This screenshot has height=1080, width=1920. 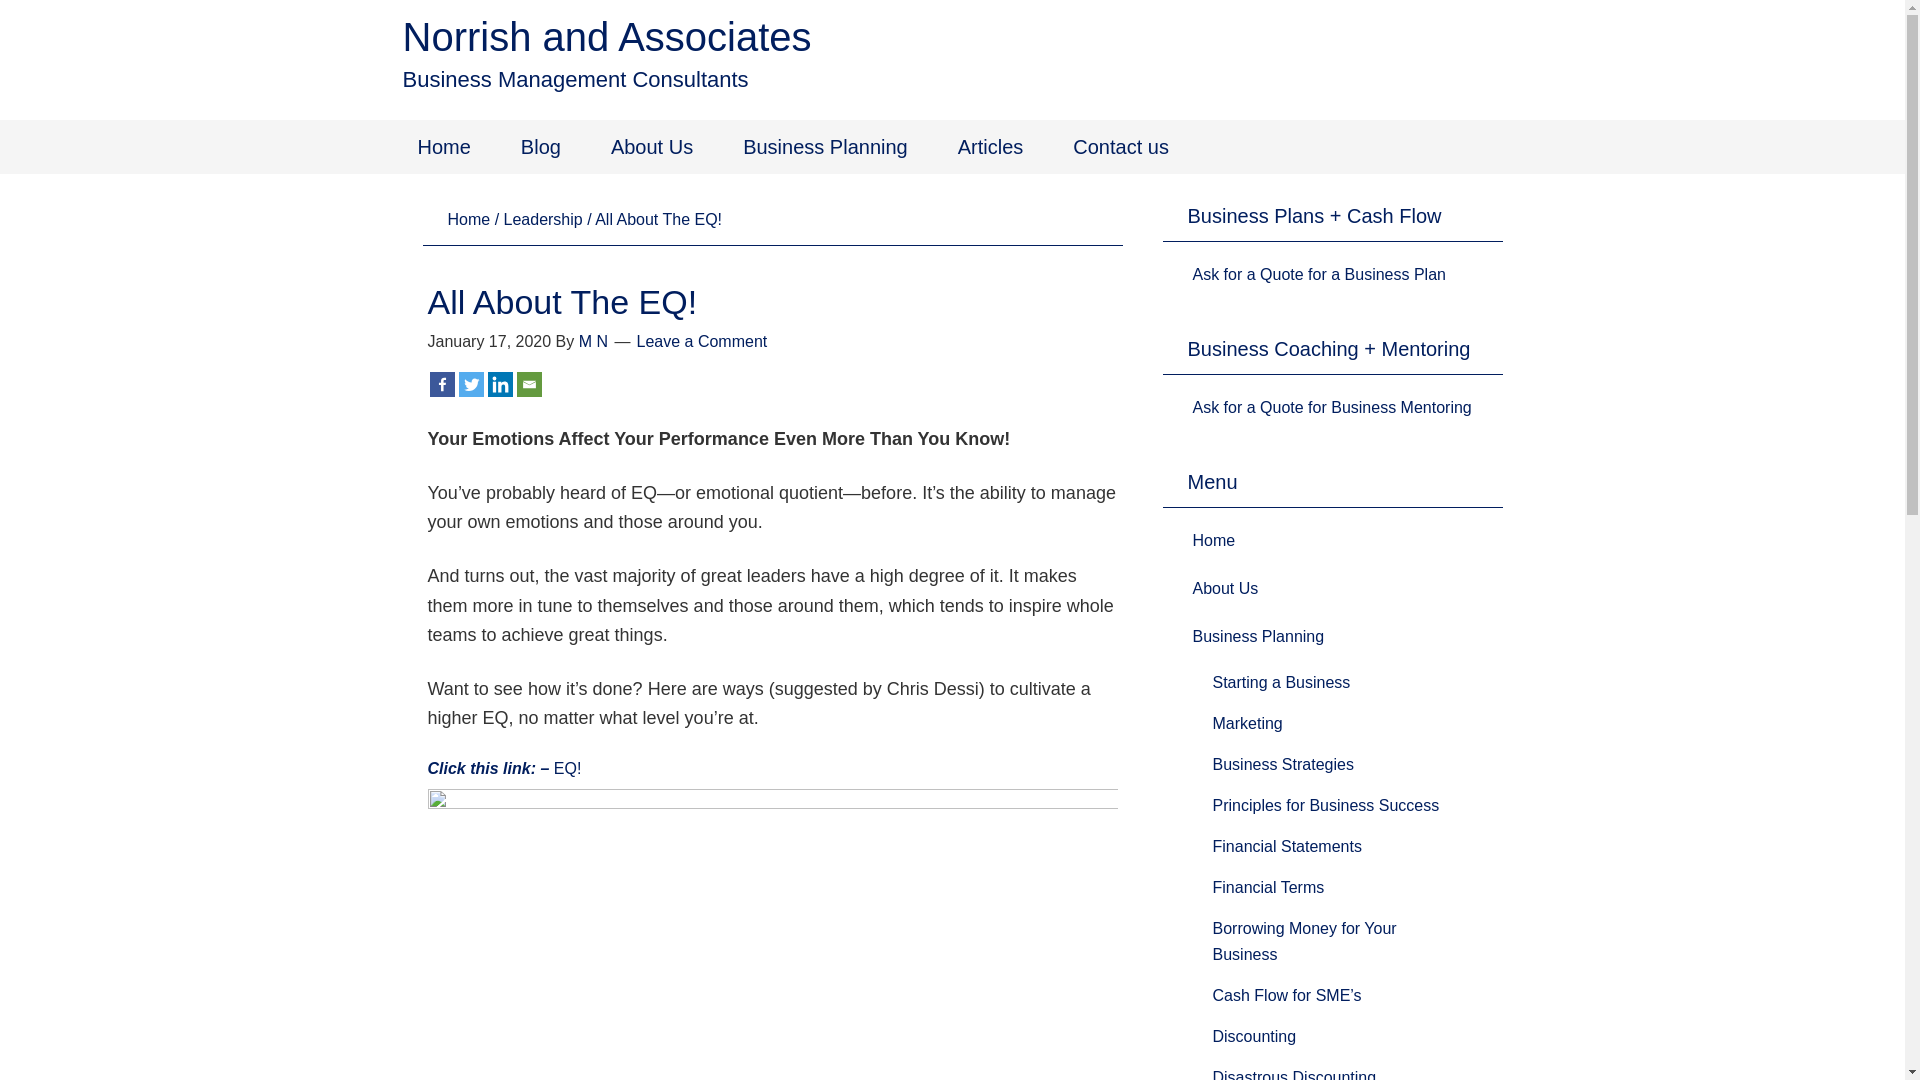 What do you see at coordinates (1331, 406) in the screenshot?
I see `'Ask for a Quote for Business Mentoring'` at bounding box center [1331, 406].